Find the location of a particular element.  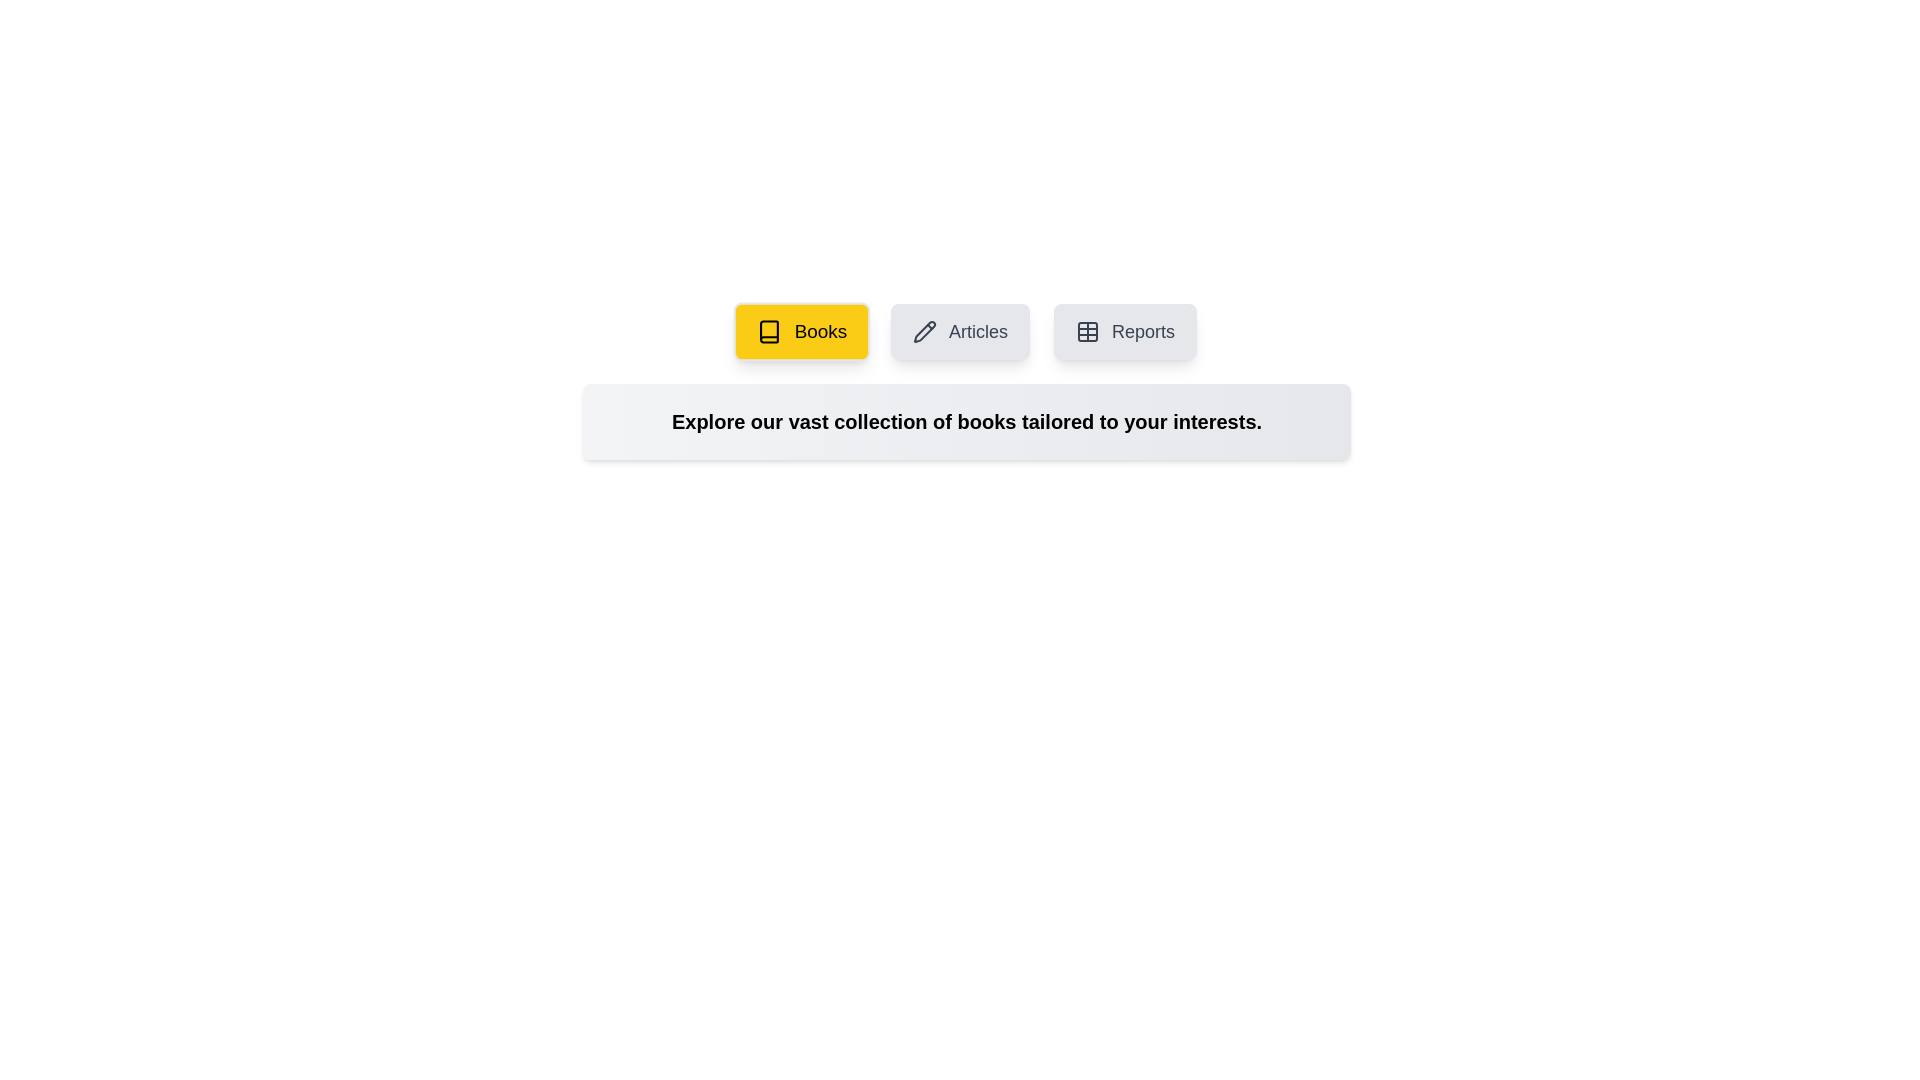

the book icon with a yellow background located inside the 'Books' button, which is the first button in a set of three aligned horizontally at the top center is located at coordinates (768, 330).